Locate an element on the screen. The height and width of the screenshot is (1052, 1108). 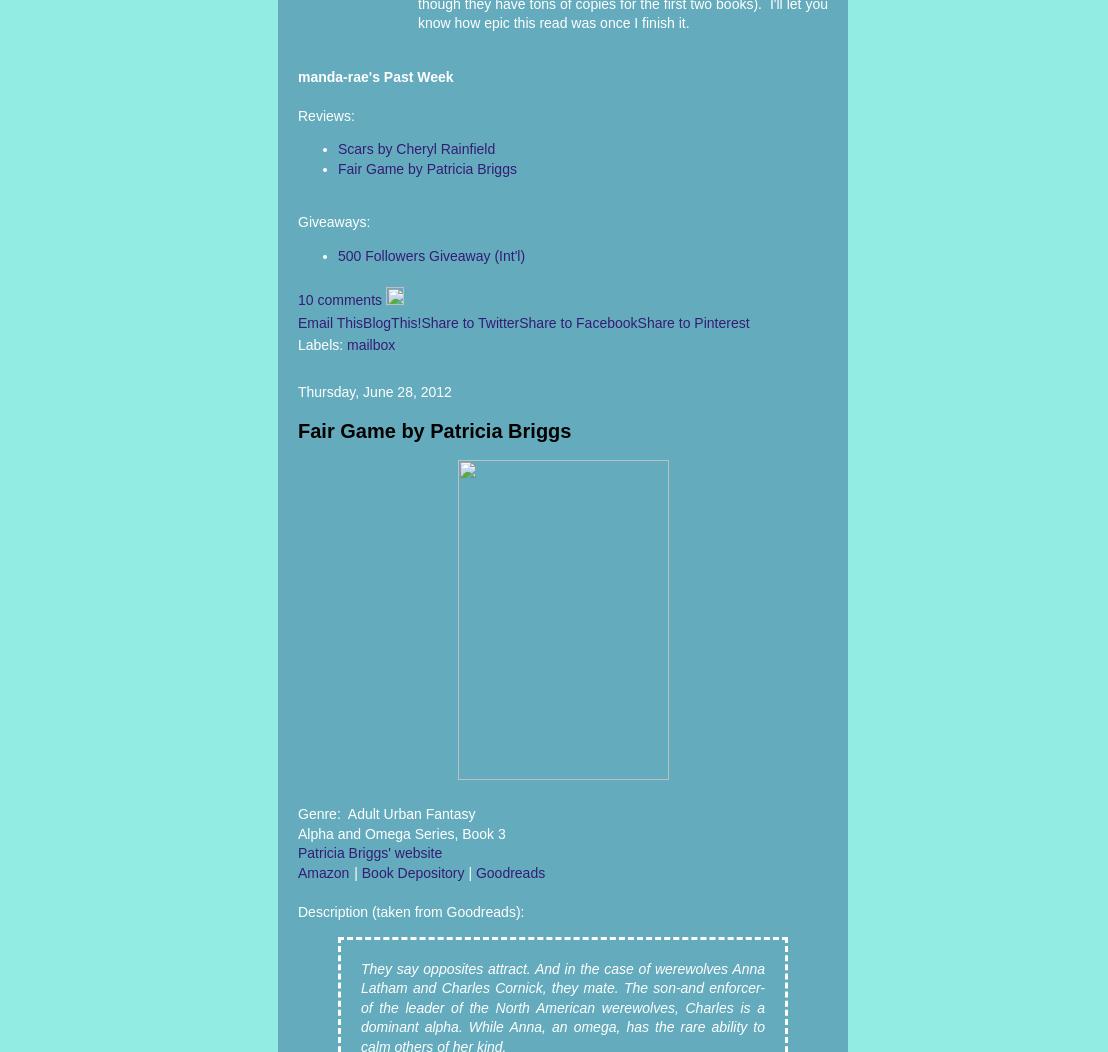
'Thursday, June 28, 2012' is located at coordinates (298, 391).